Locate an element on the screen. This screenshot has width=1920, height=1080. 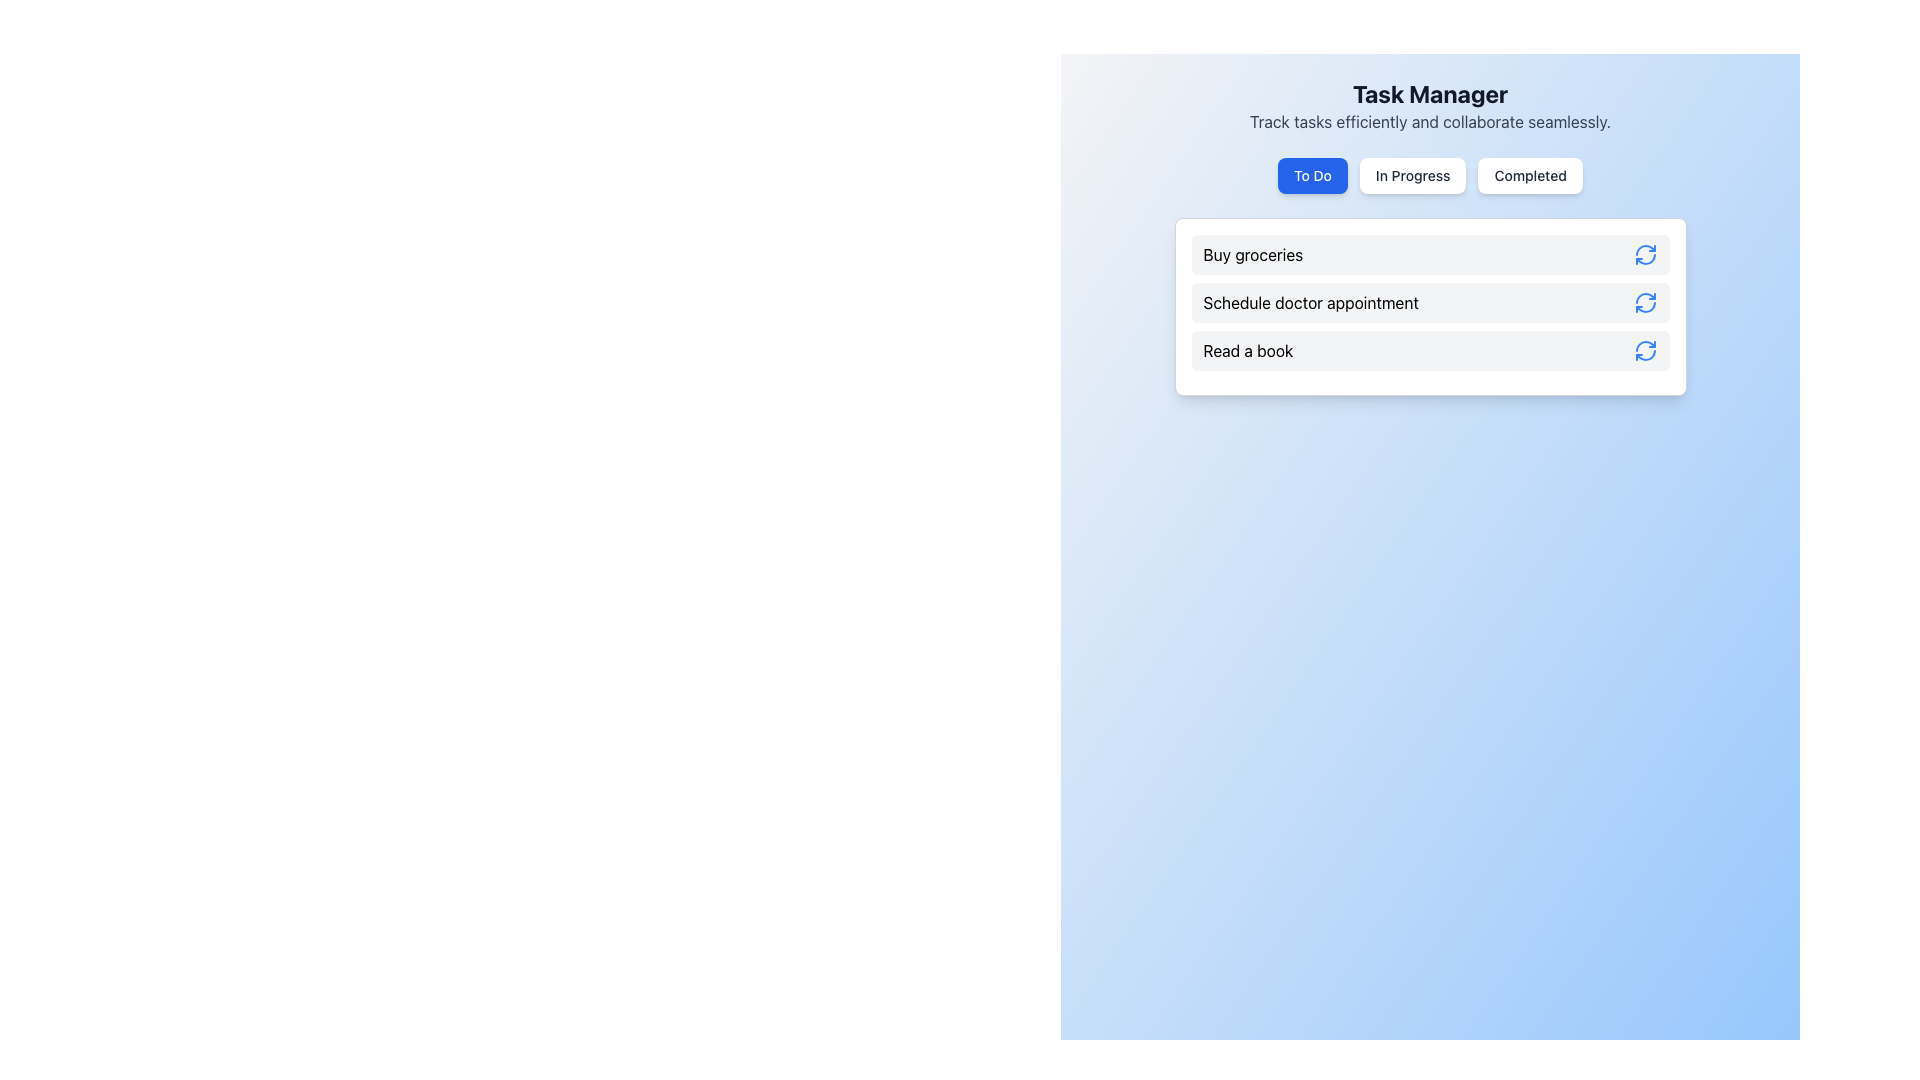
the prominently displayed title text label 'Task Manager', which is styled in bold and is located at the top center of the interface is located at coordinates (1429, 93).